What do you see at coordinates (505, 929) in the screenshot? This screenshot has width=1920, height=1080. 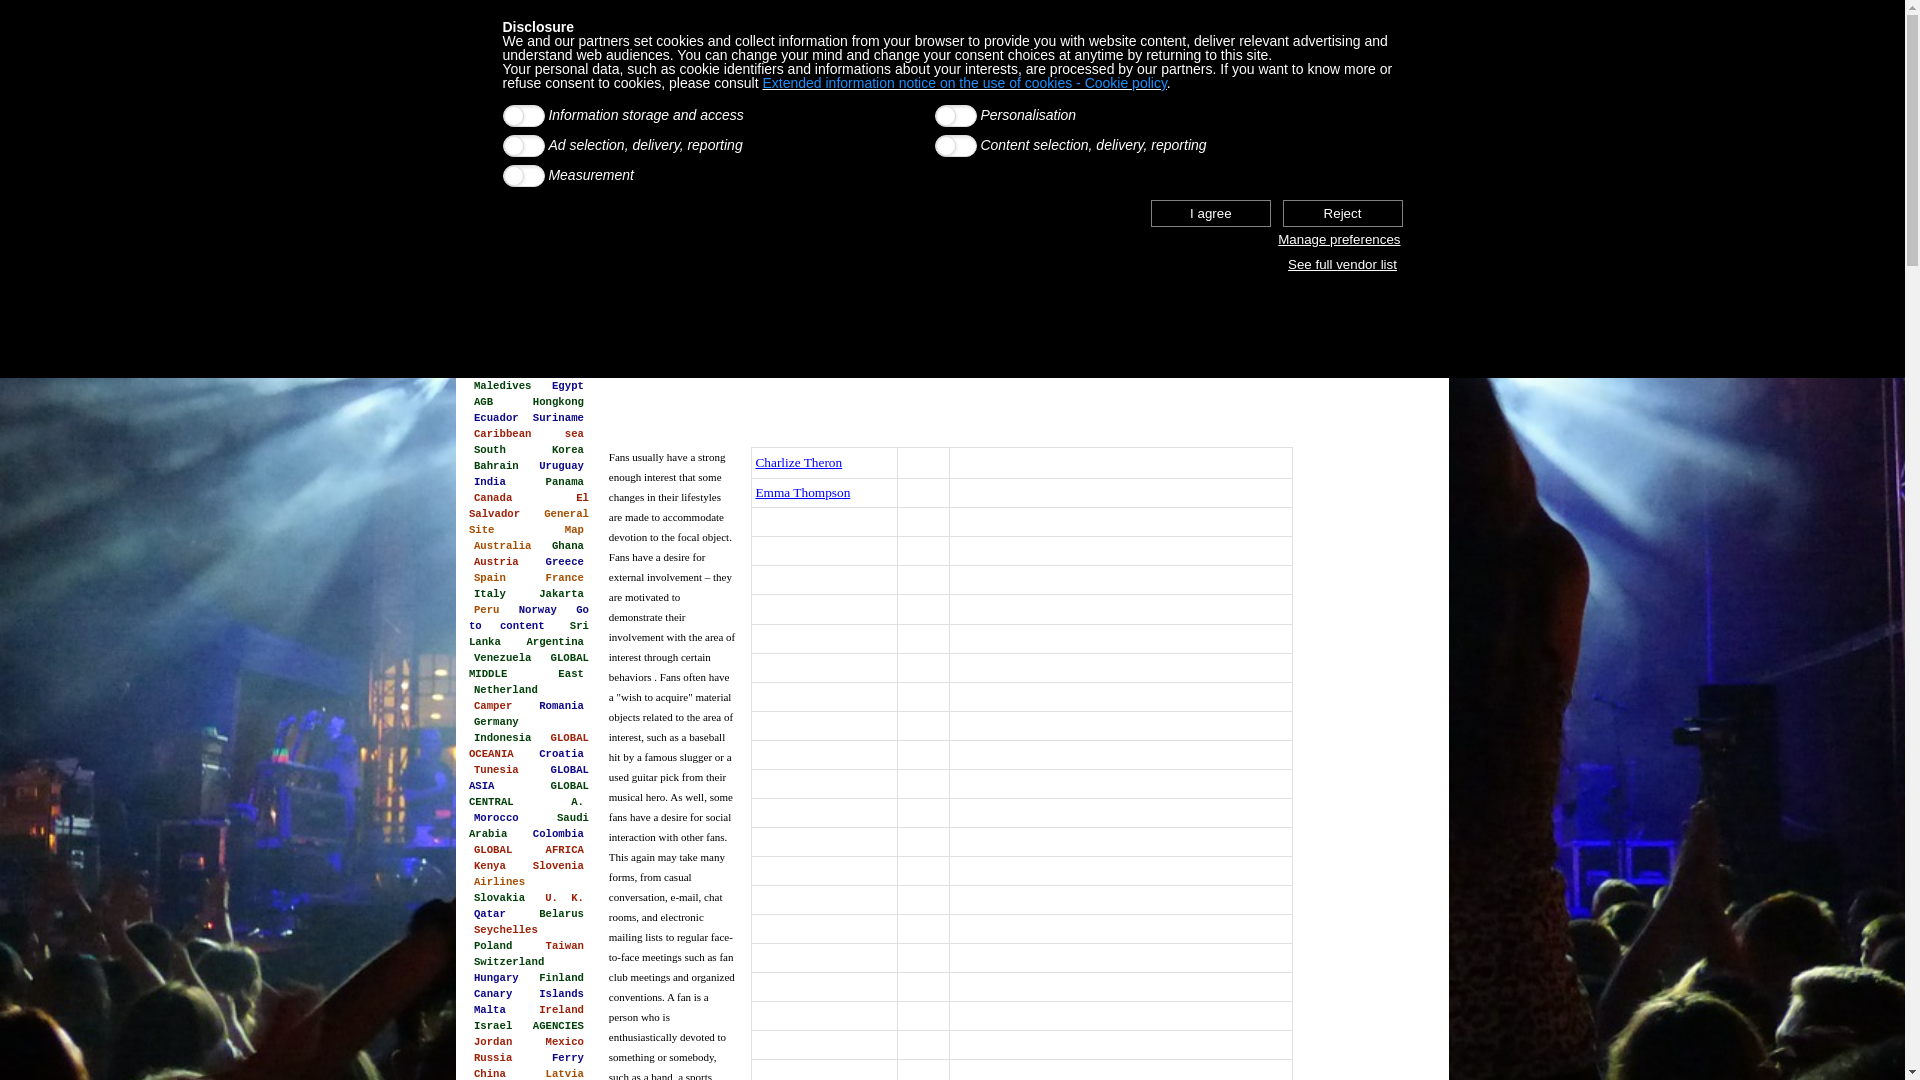 I see `'Seychelles'` at bounding box center [505, 929].